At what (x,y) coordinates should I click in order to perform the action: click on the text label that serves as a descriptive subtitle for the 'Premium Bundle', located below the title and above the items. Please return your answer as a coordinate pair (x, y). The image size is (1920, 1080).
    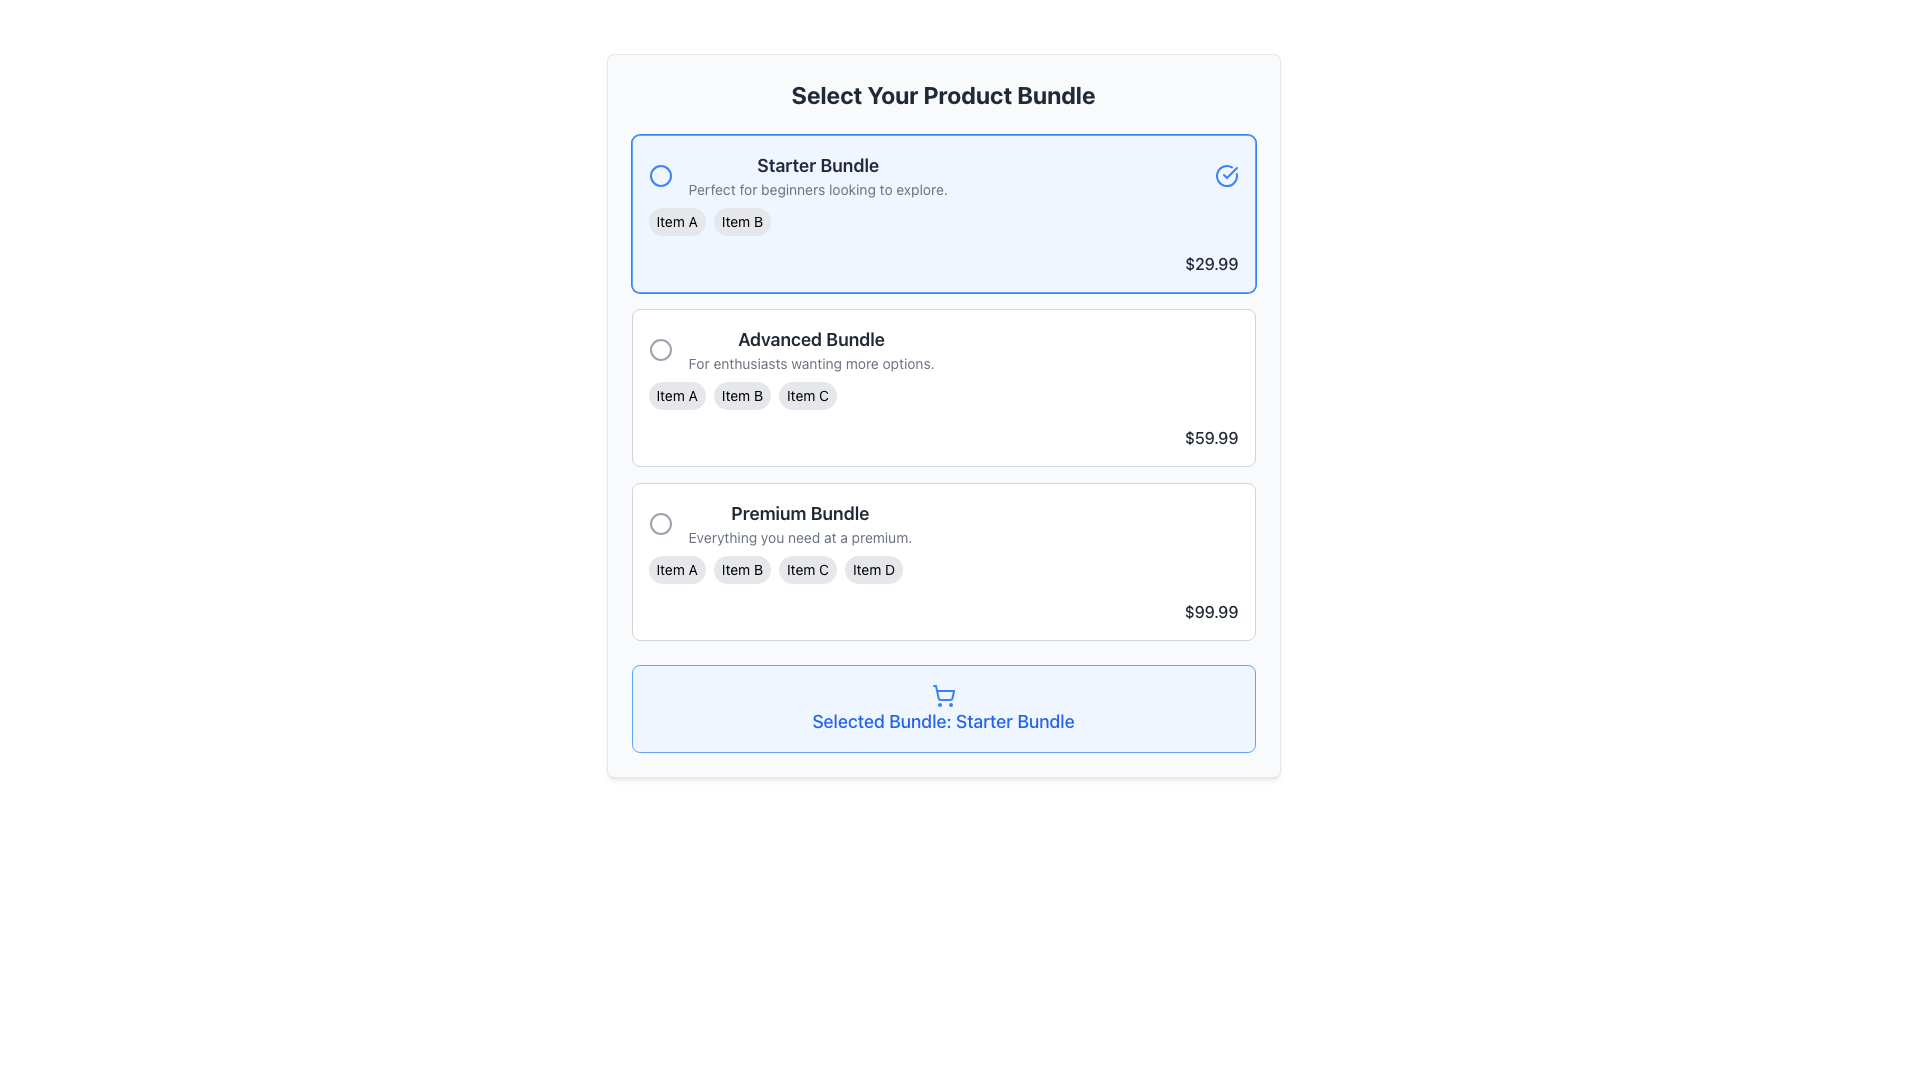
    Looking at the image, I should click on (800, 536).